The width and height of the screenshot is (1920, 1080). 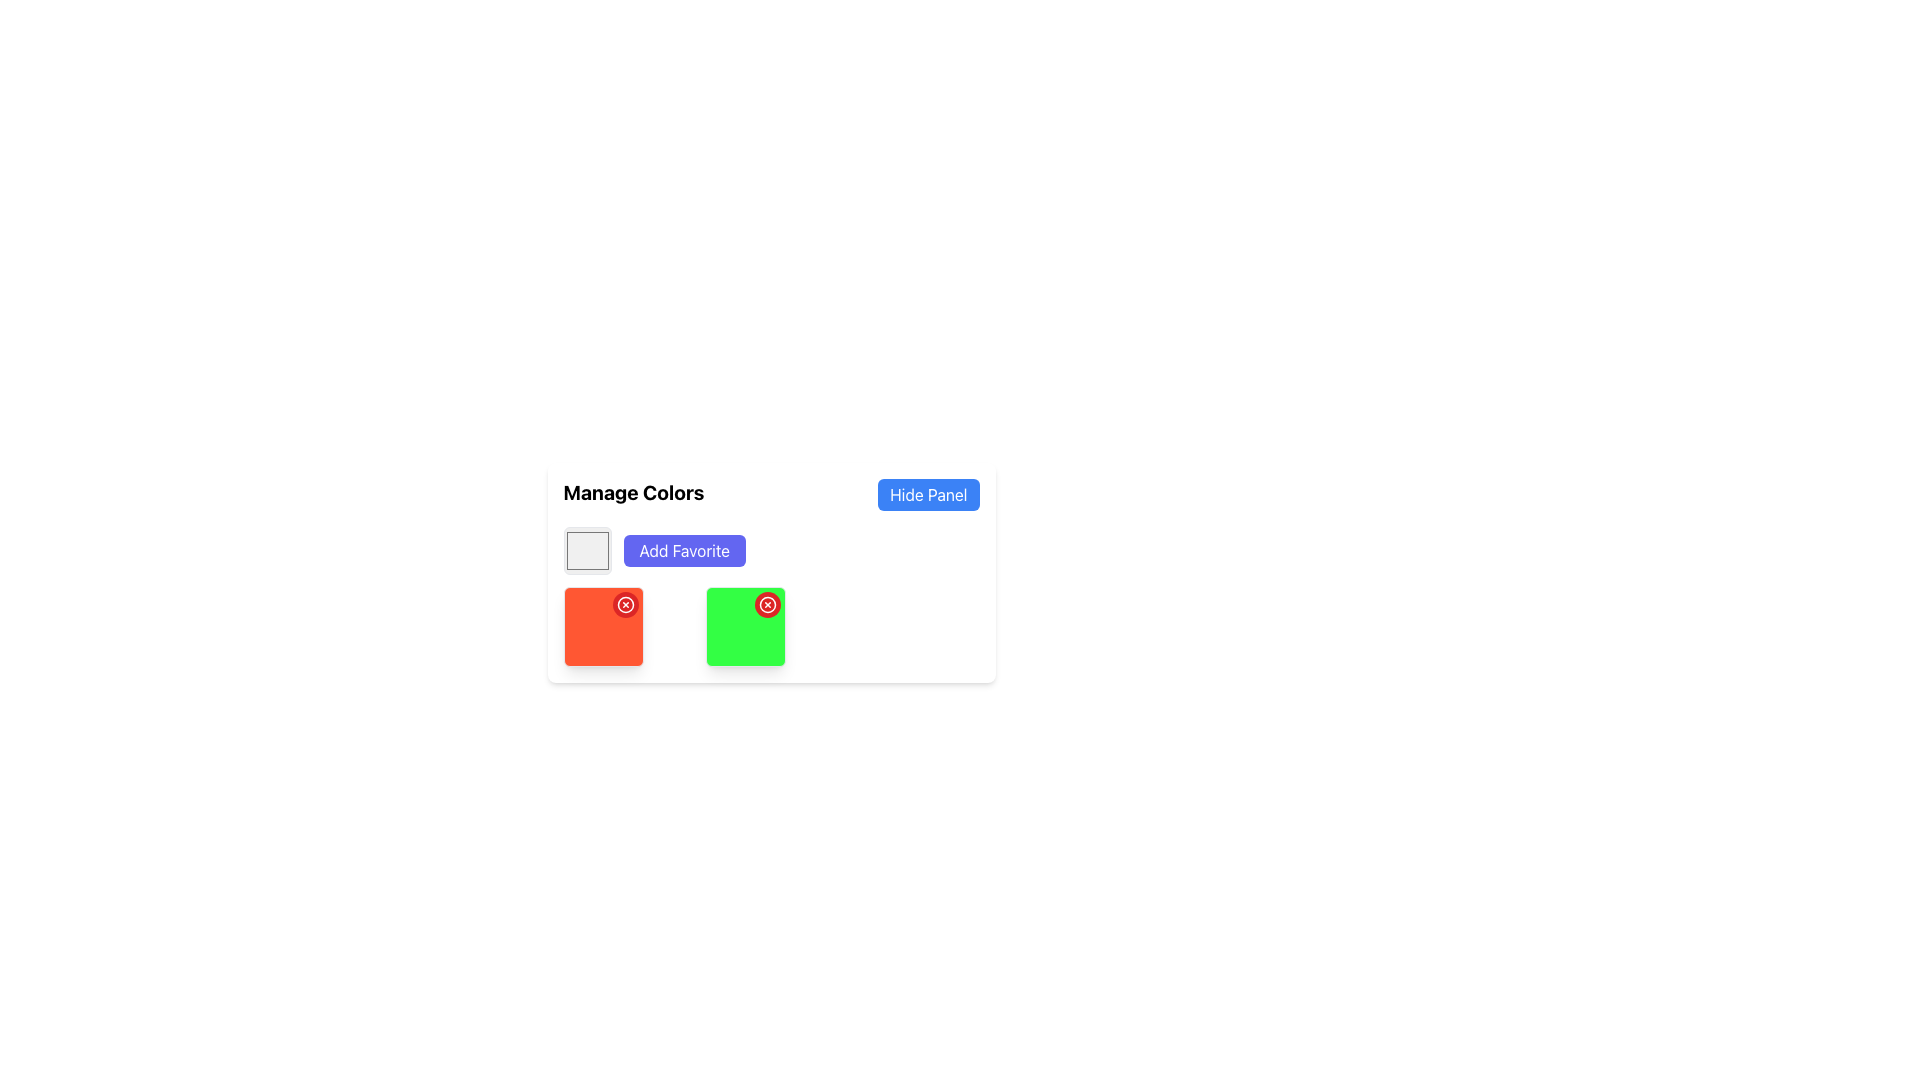 I want to click on the 'Add Favorite' button, which is a rectangular button with rounded corners and a solid purple background, so click(x=684, y=551).